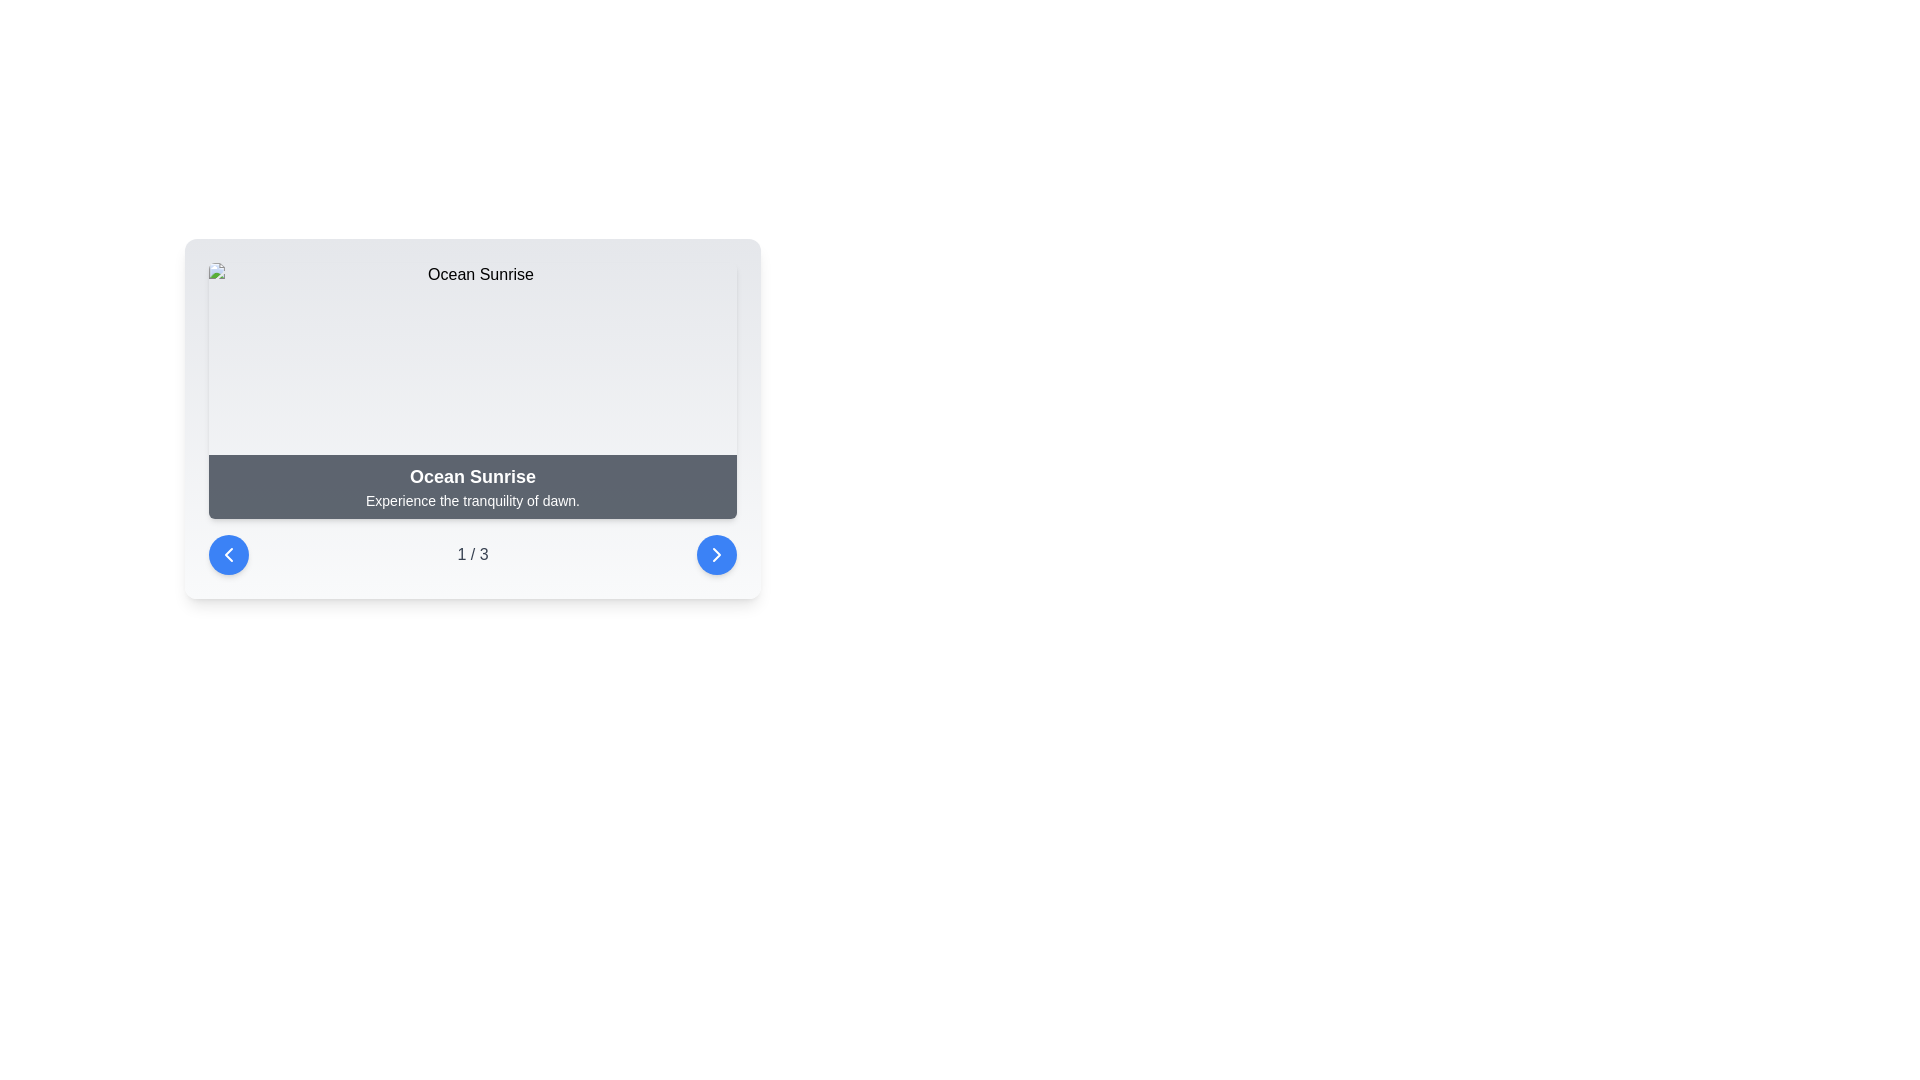 The image size is (1920, 1080). What do you see at coordinates (229, 555) in the screenshot?
I see `the interactive chevron icon located in the left-side circular blue button underneath the 'Ocean Sunrise' card` at bounding box center [229, 555].